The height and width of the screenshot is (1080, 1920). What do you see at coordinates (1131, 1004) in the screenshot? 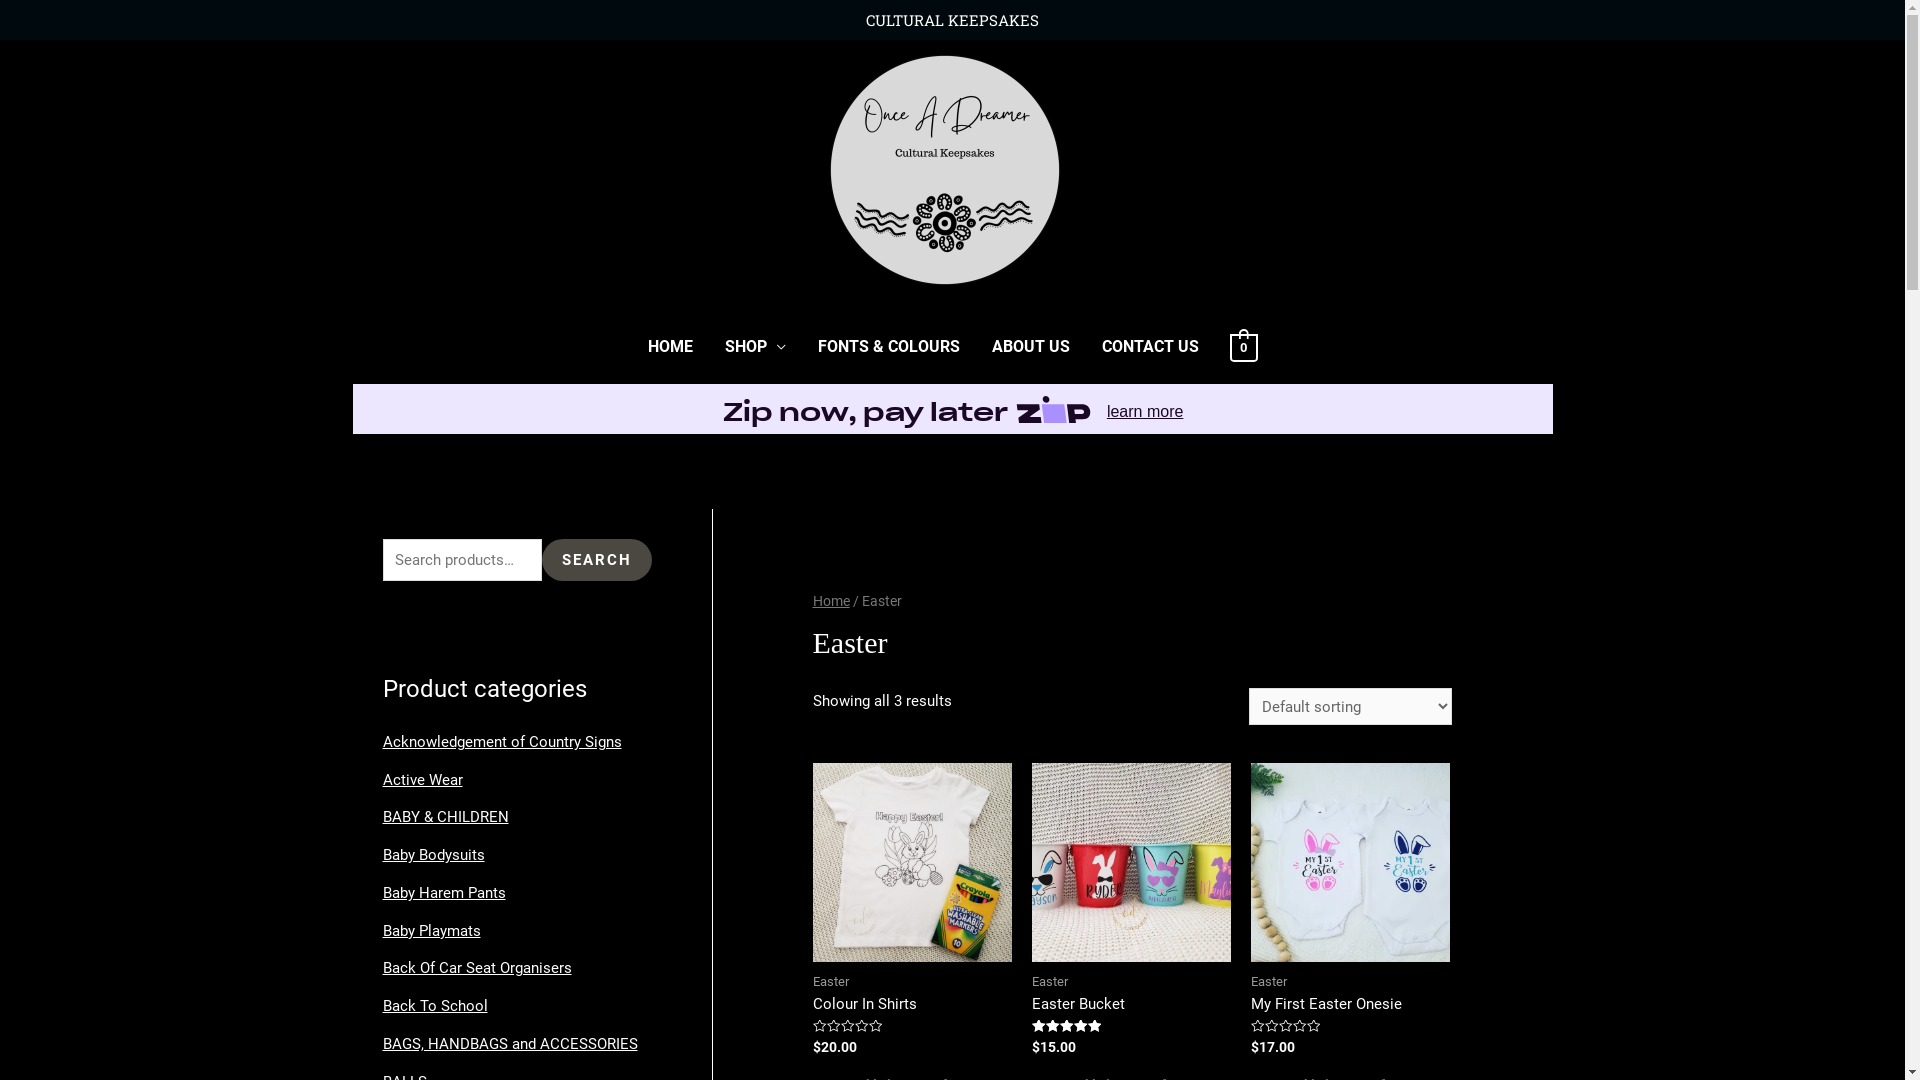
I see `'Easter Bucket'` at bounding box center [1131, 1004].